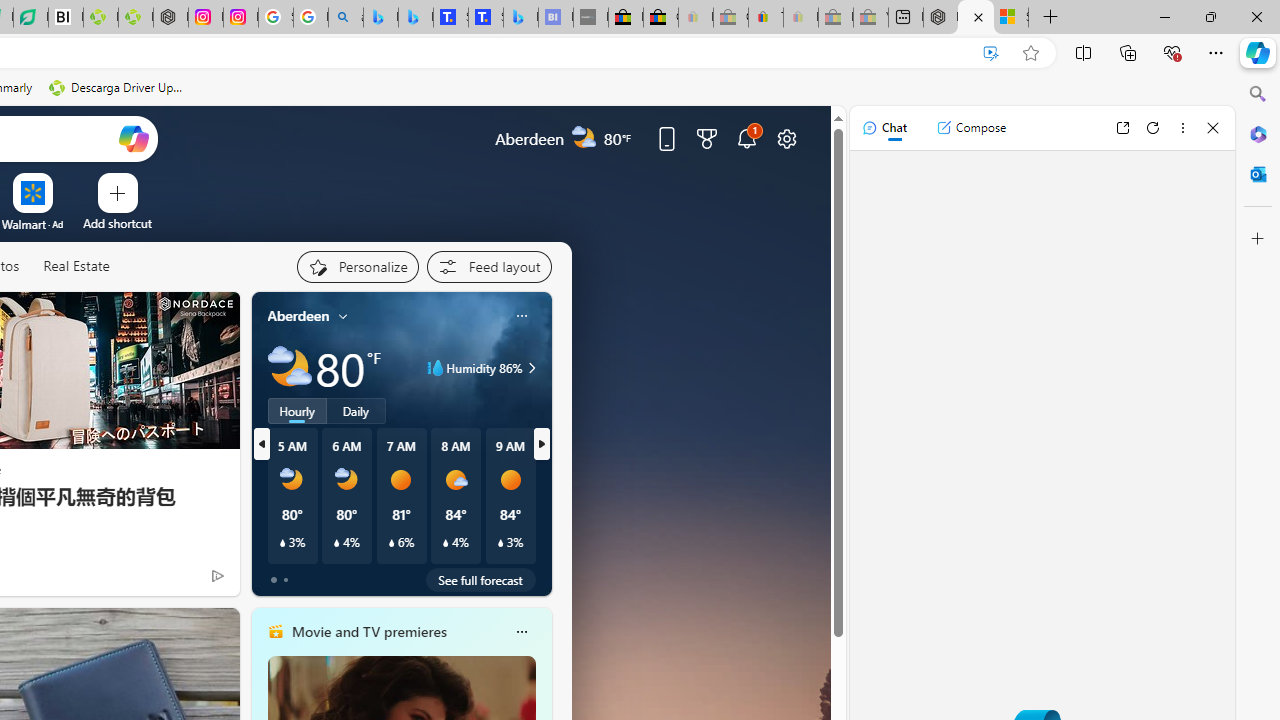 The image size is (1280, 720). What do you see at coordinates (541, 442) in the screenshot?
I see `'next'` at bounding box center [541, 442].